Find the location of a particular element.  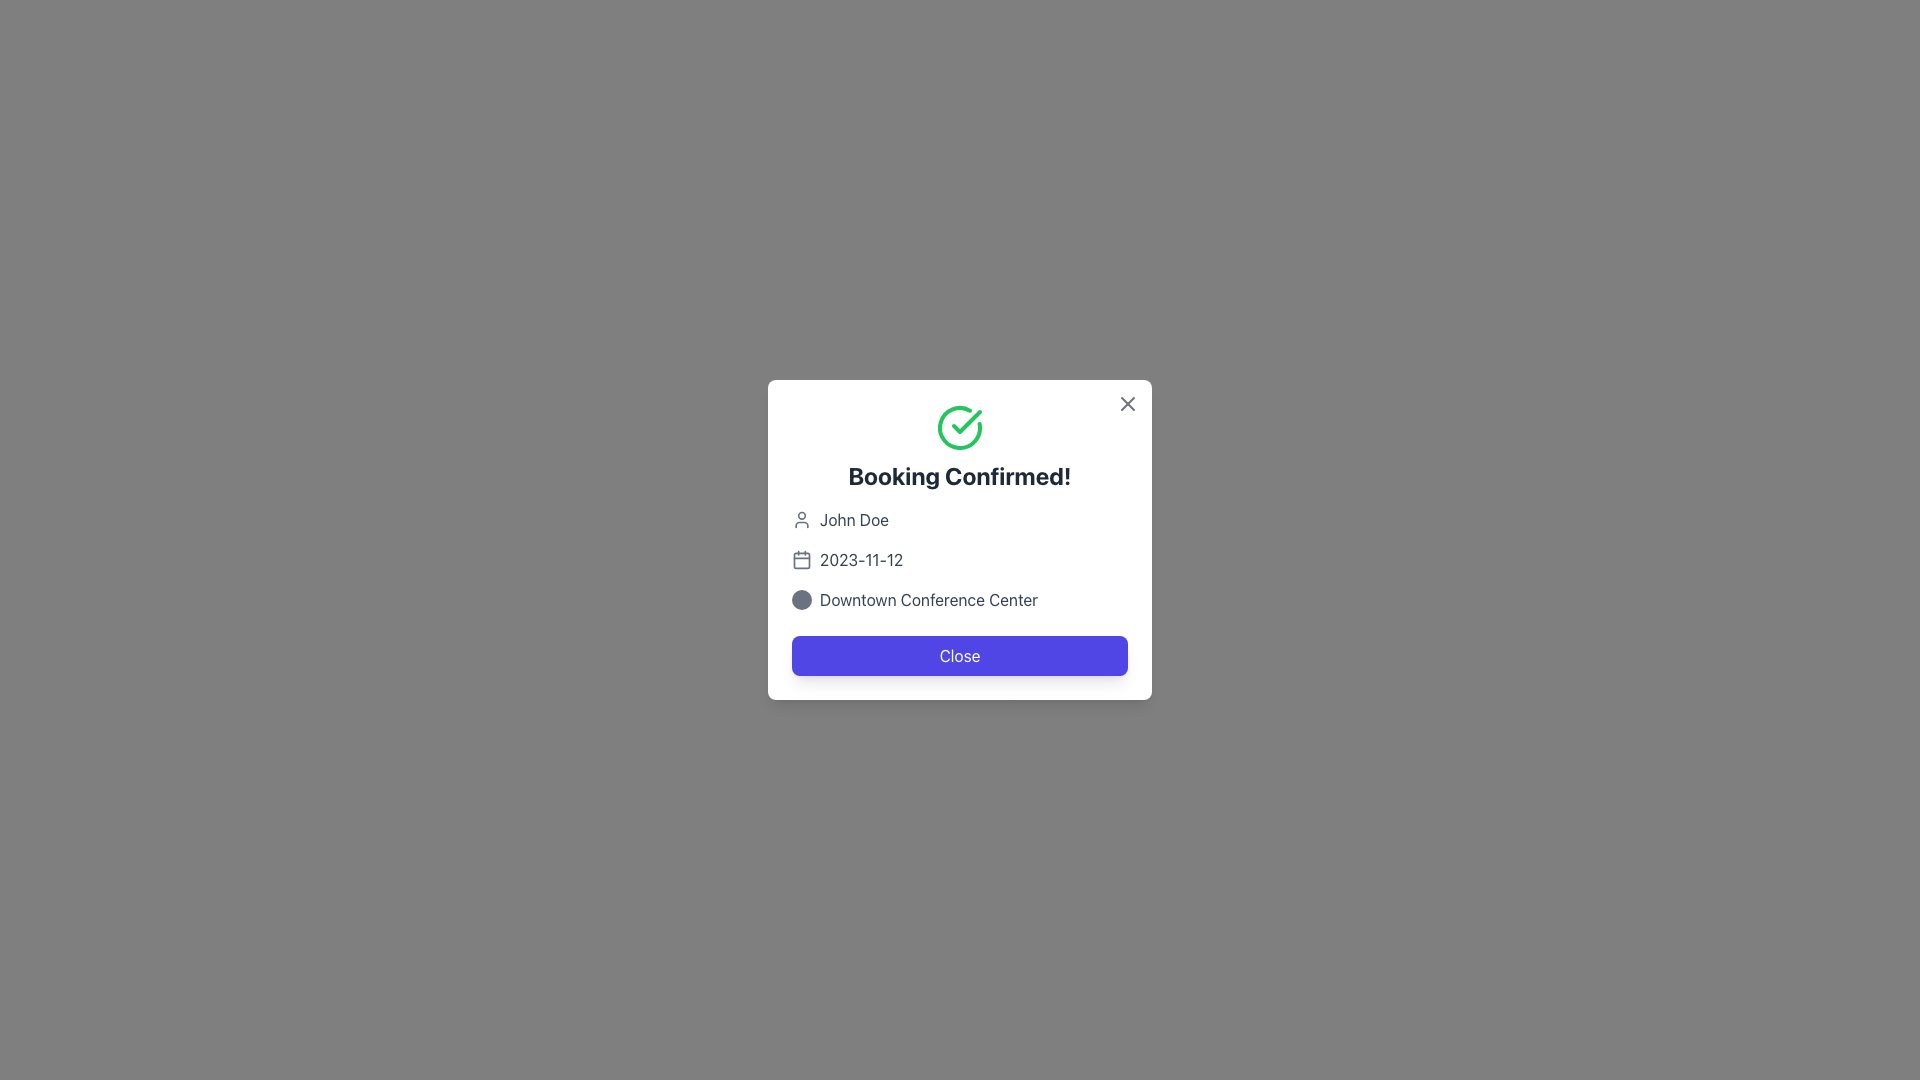

the Text Display that confirms a successful booking action, located below the success icon and above individual and location details is located at coordinates (960, 475).